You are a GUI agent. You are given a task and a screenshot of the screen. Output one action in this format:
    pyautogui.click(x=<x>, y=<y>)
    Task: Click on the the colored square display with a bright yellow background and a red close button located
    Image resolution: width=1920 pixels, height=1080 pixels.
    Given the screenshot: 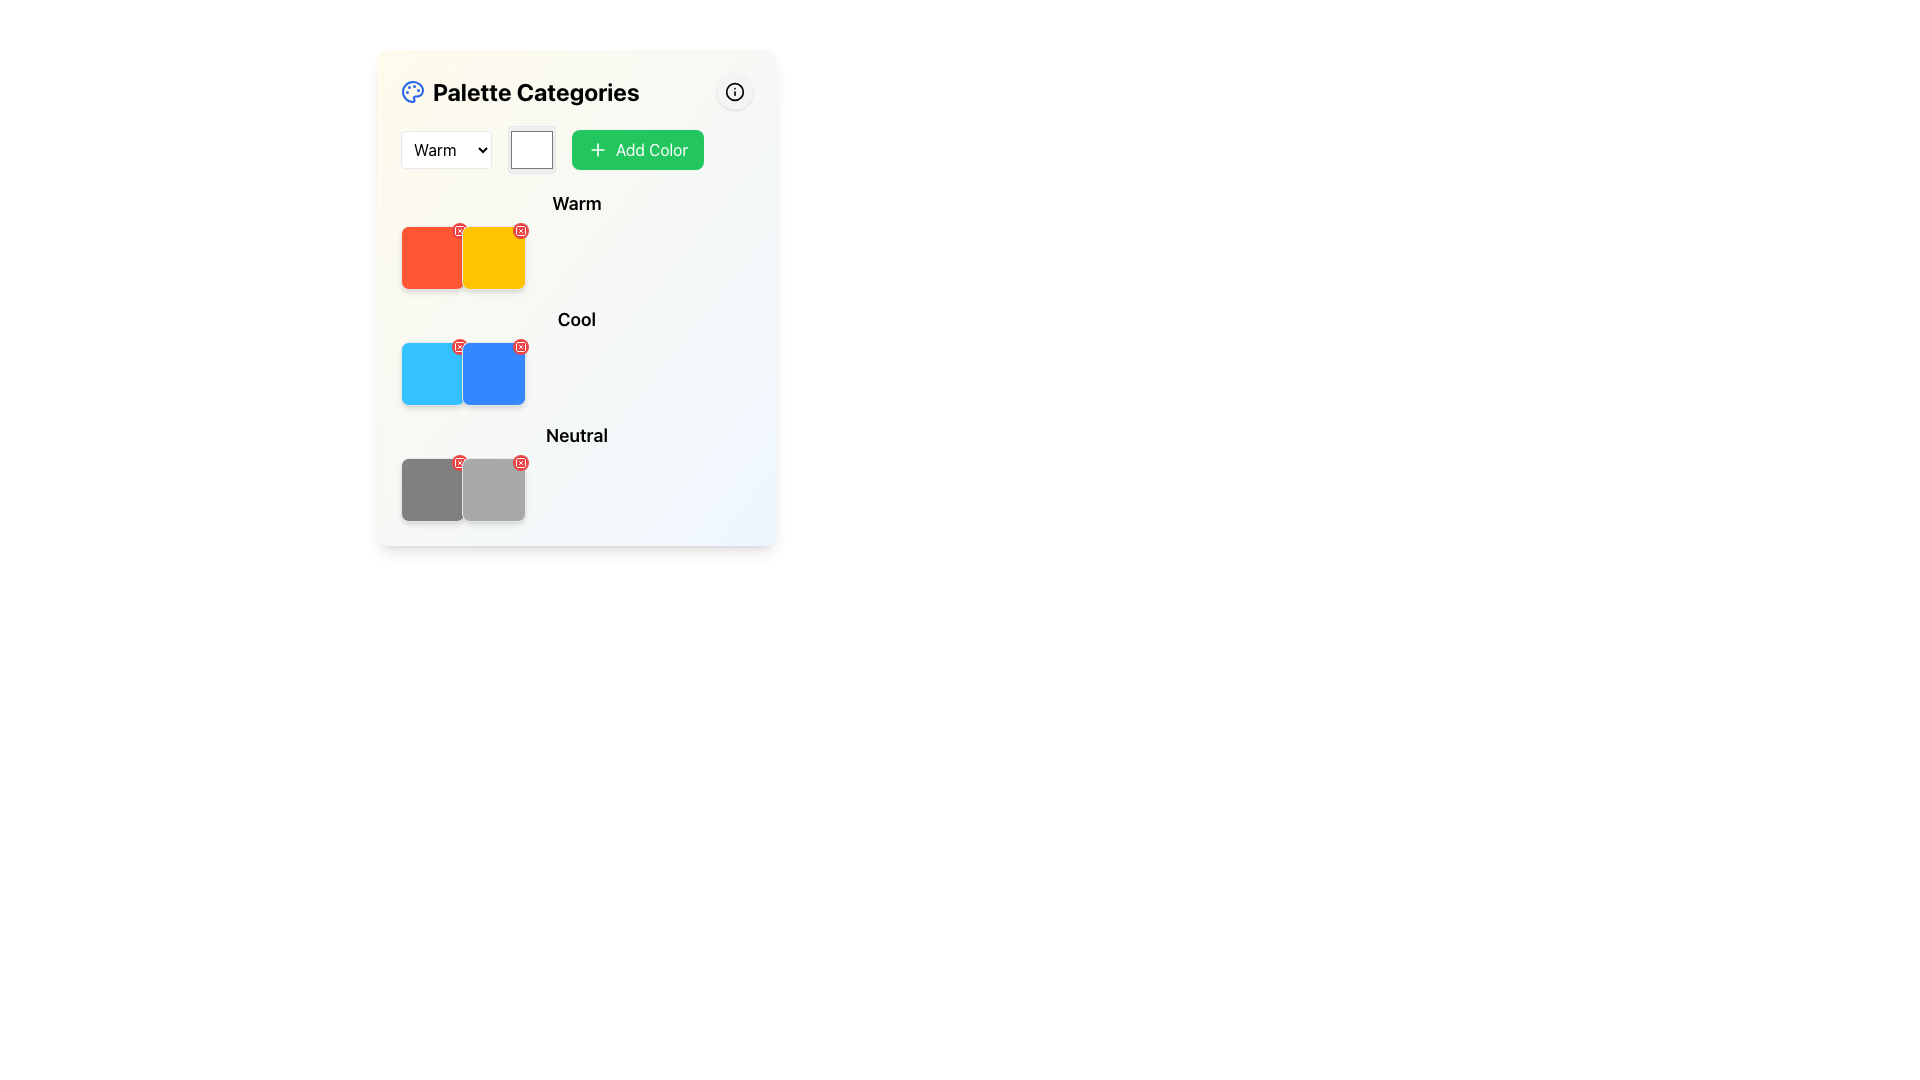 What is the action you would take?
    pyautogui.click(x=494, y=257)
    